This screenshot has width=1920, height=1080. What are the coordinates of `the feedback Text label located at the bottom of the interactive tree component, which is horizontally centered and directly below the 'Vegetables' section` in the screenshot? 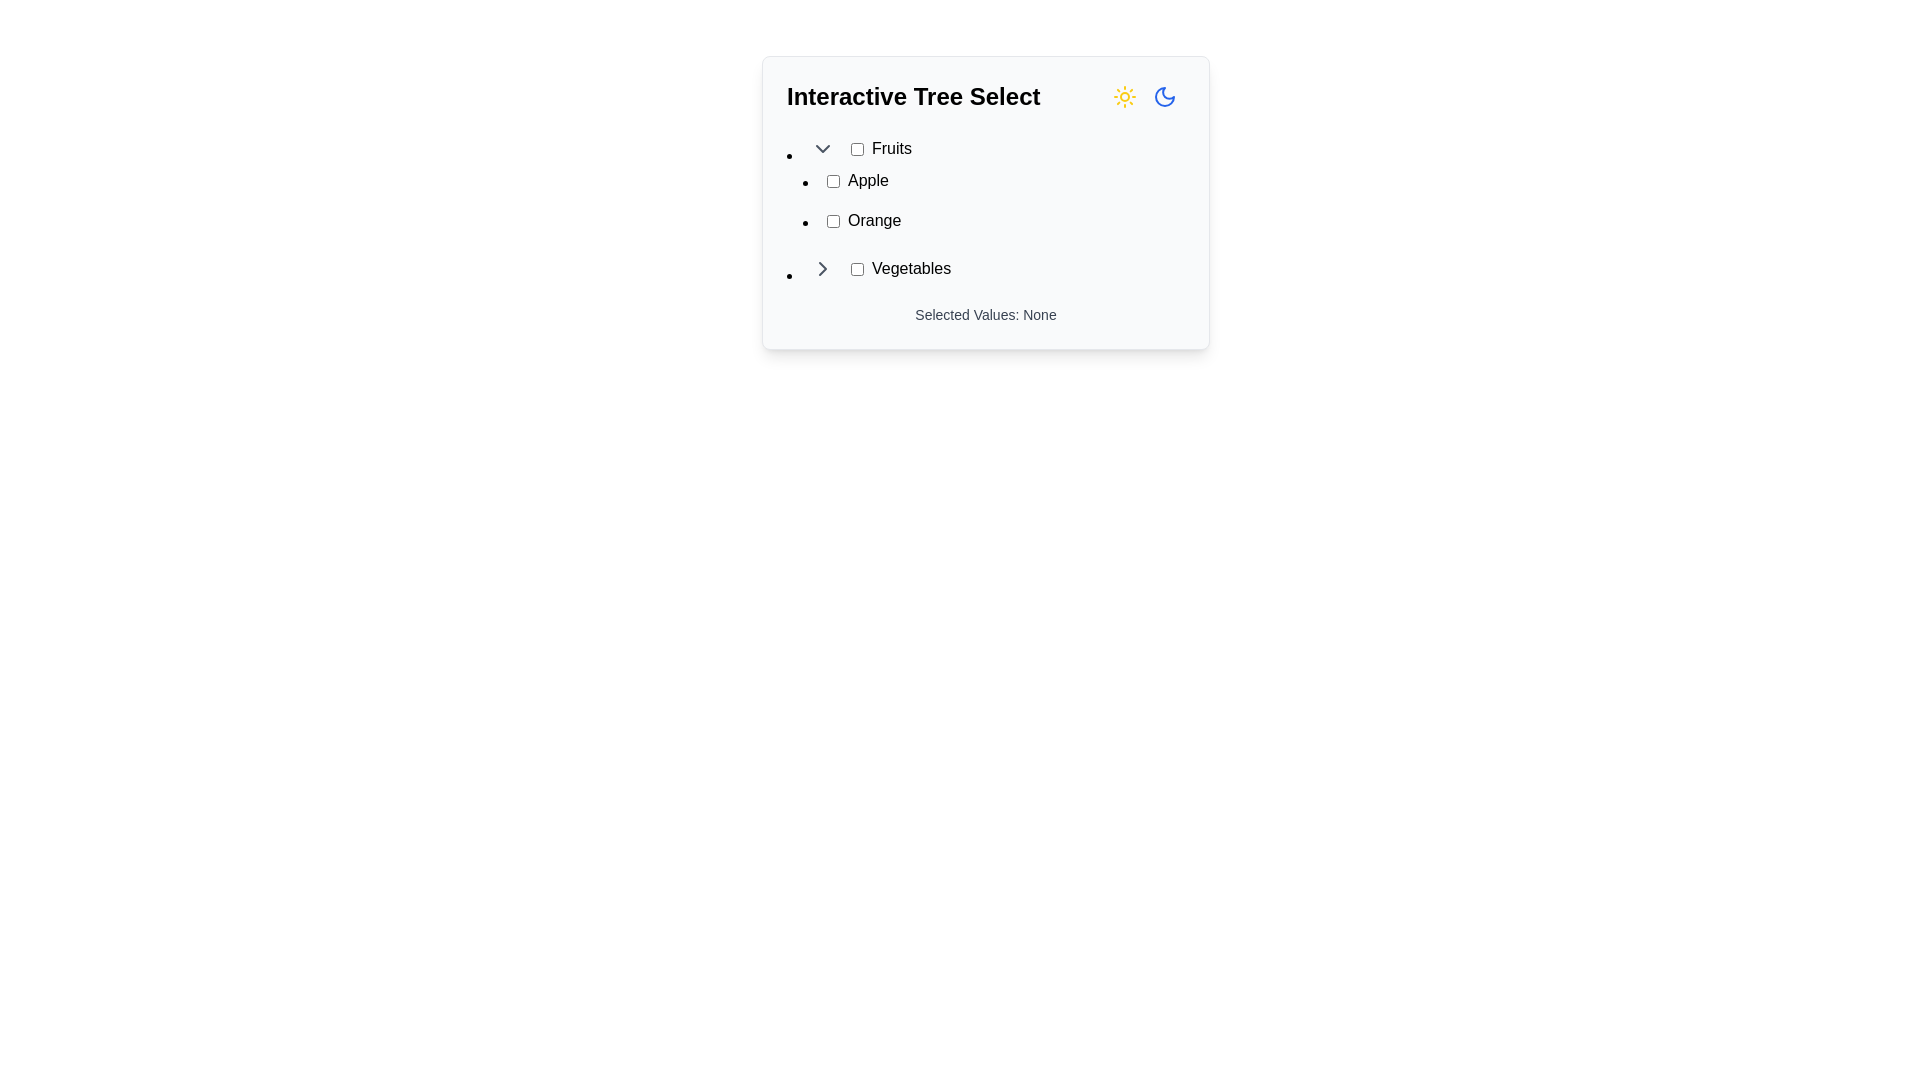 It's located at (985, 307).